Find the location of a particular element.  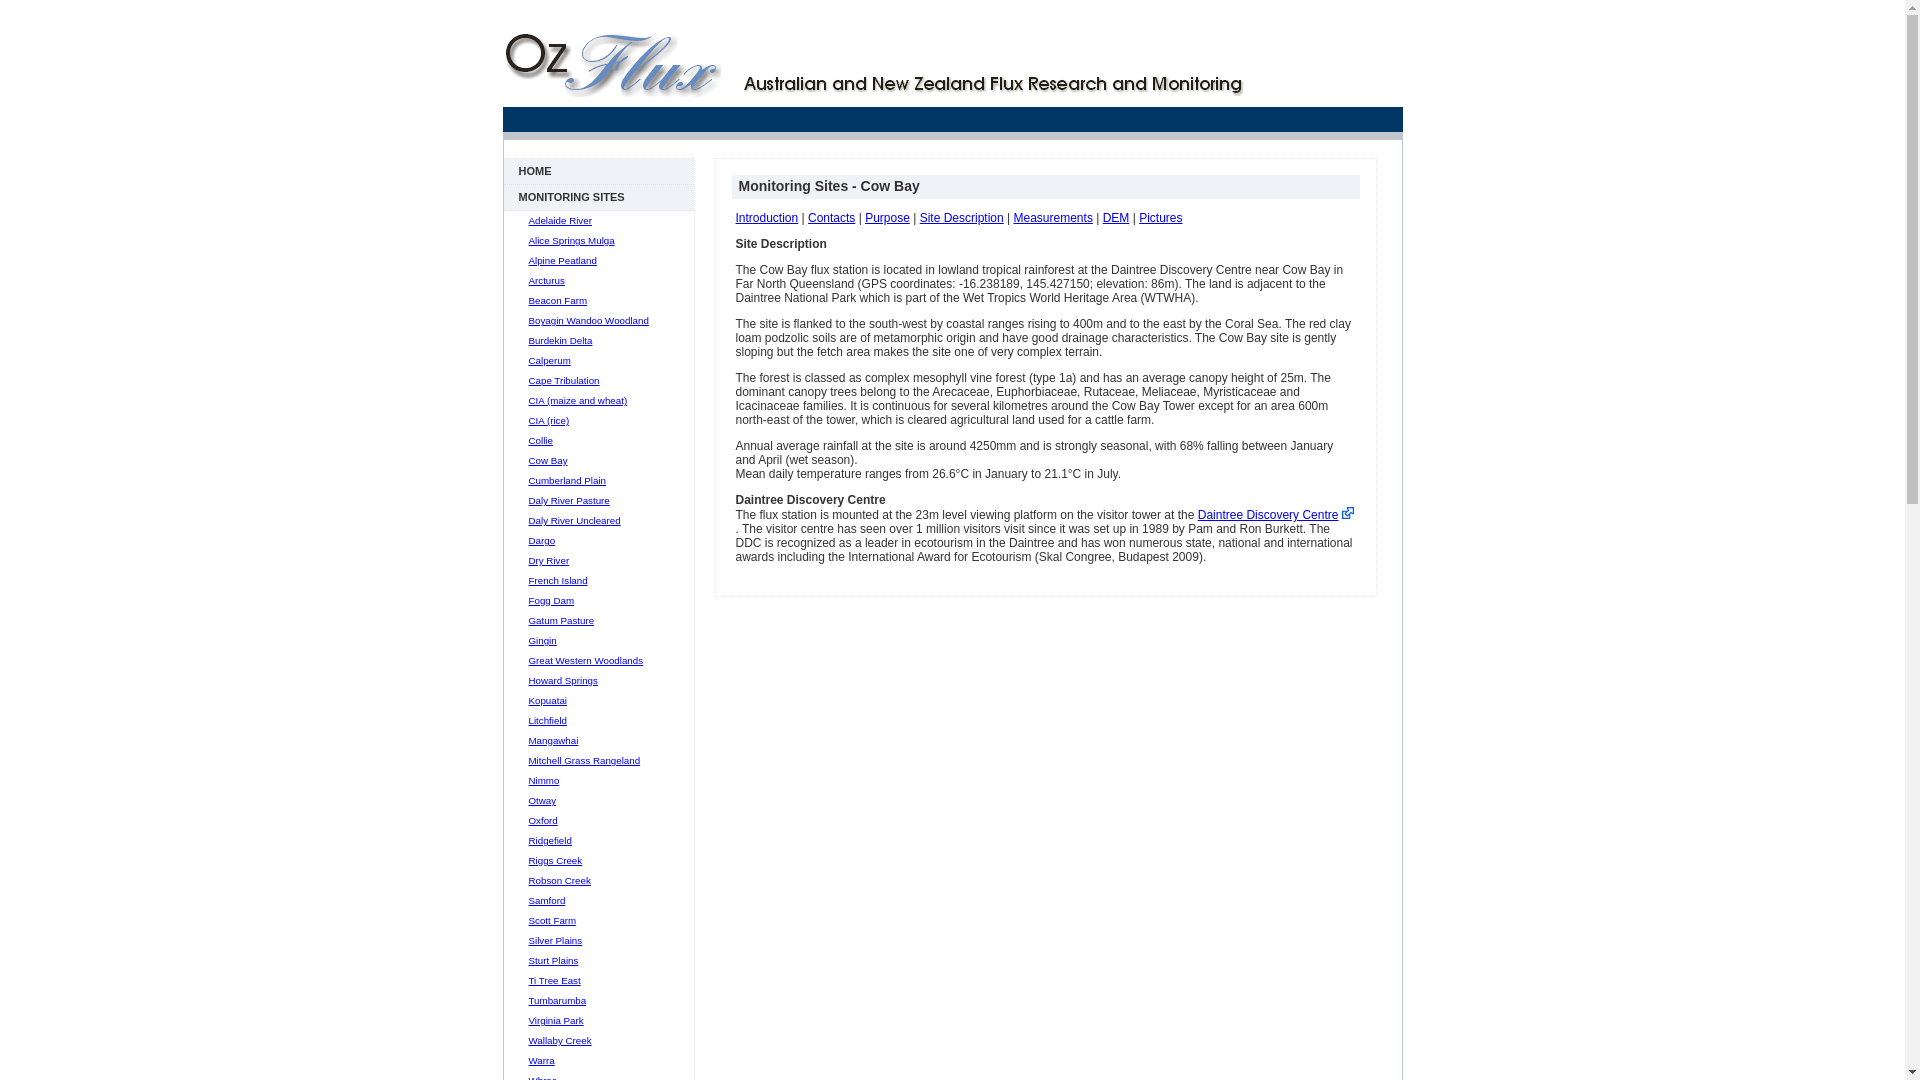

'Gingin' is located at coordinates (528, 640).